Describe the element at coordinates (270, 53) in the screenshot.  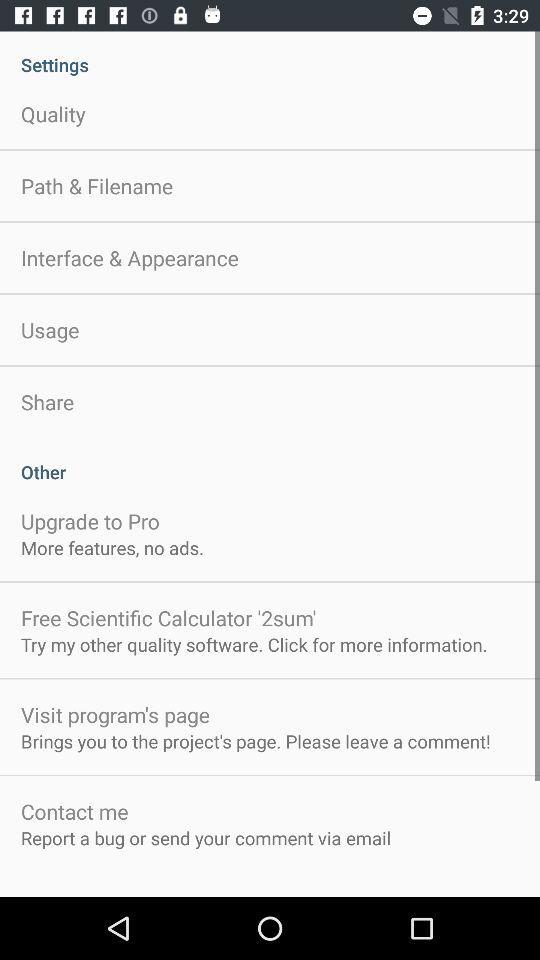
I see `icon above the quality app` at that location.